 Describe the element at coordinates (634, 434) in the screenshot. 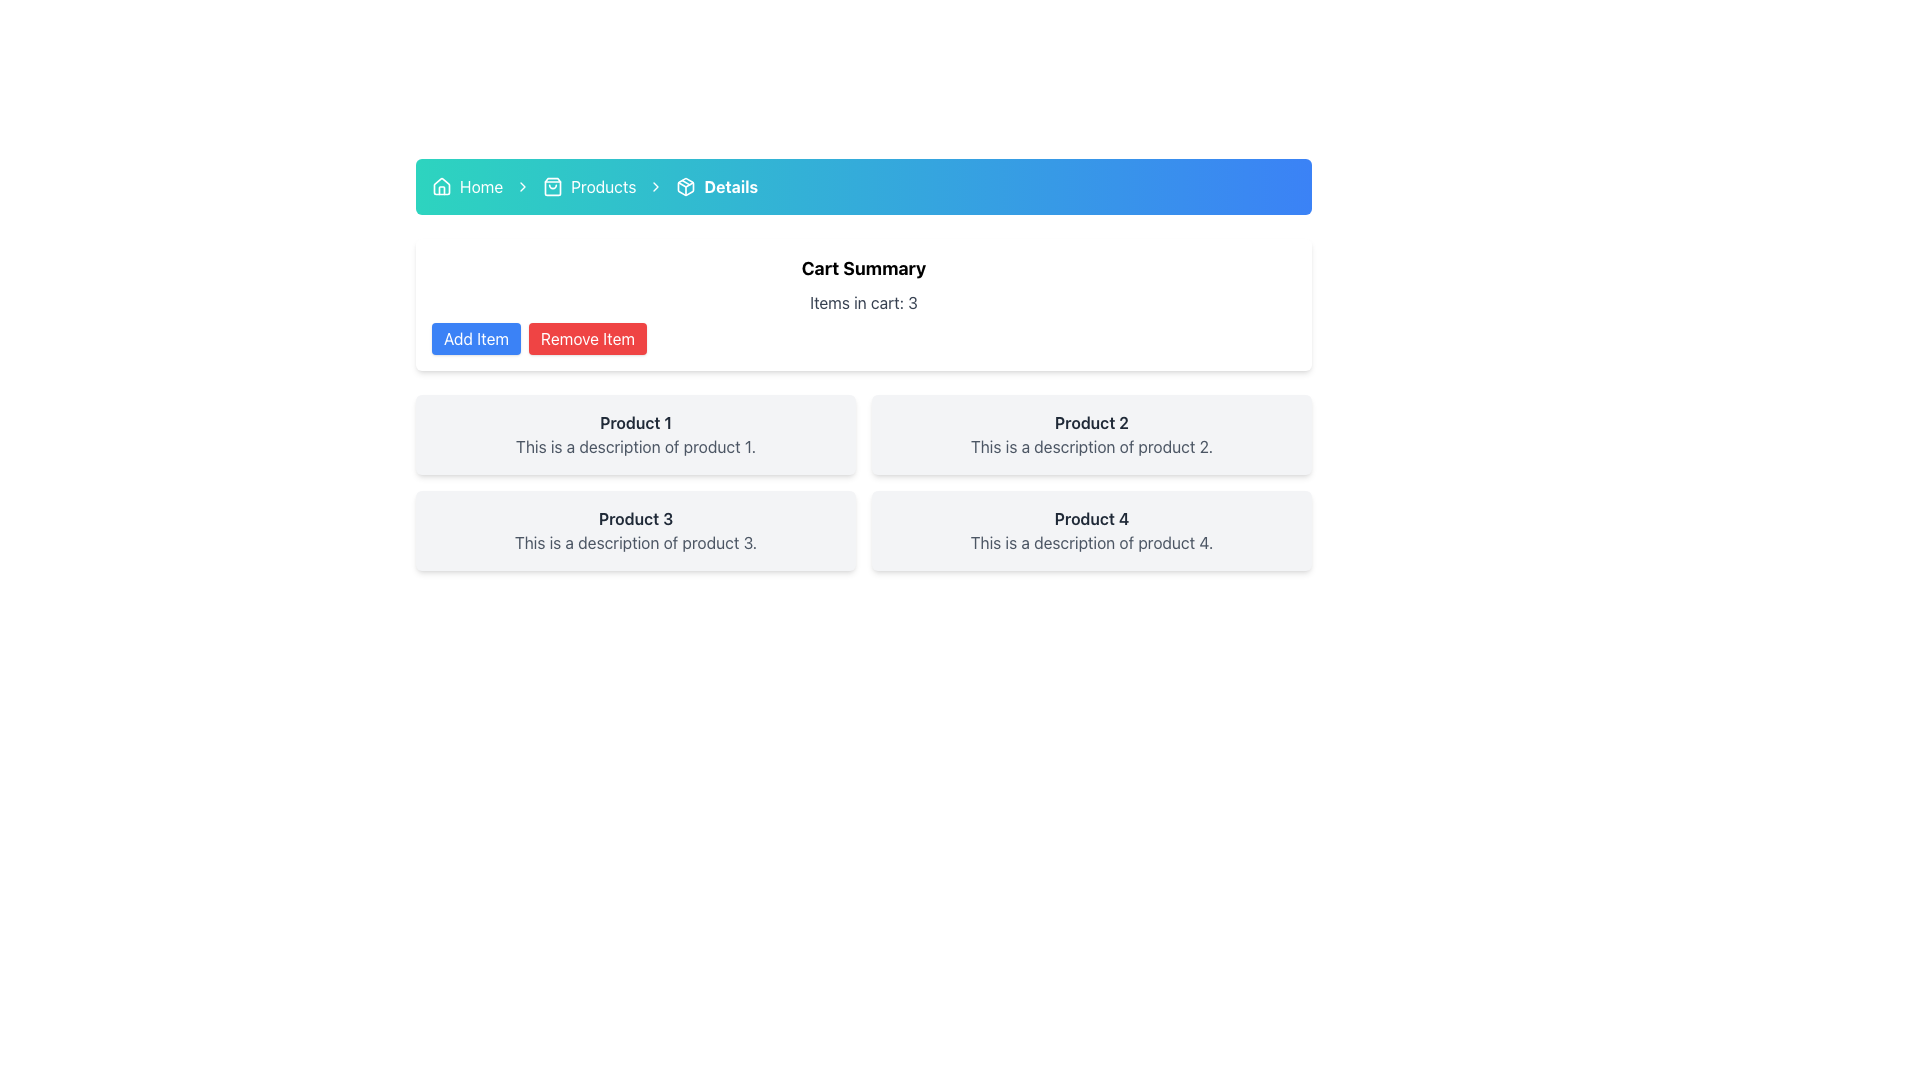

I see `title and description of the Display card for 'Product 1', located at the top-left corner of the grid beneath the 'Cart Summary' section` at that location.